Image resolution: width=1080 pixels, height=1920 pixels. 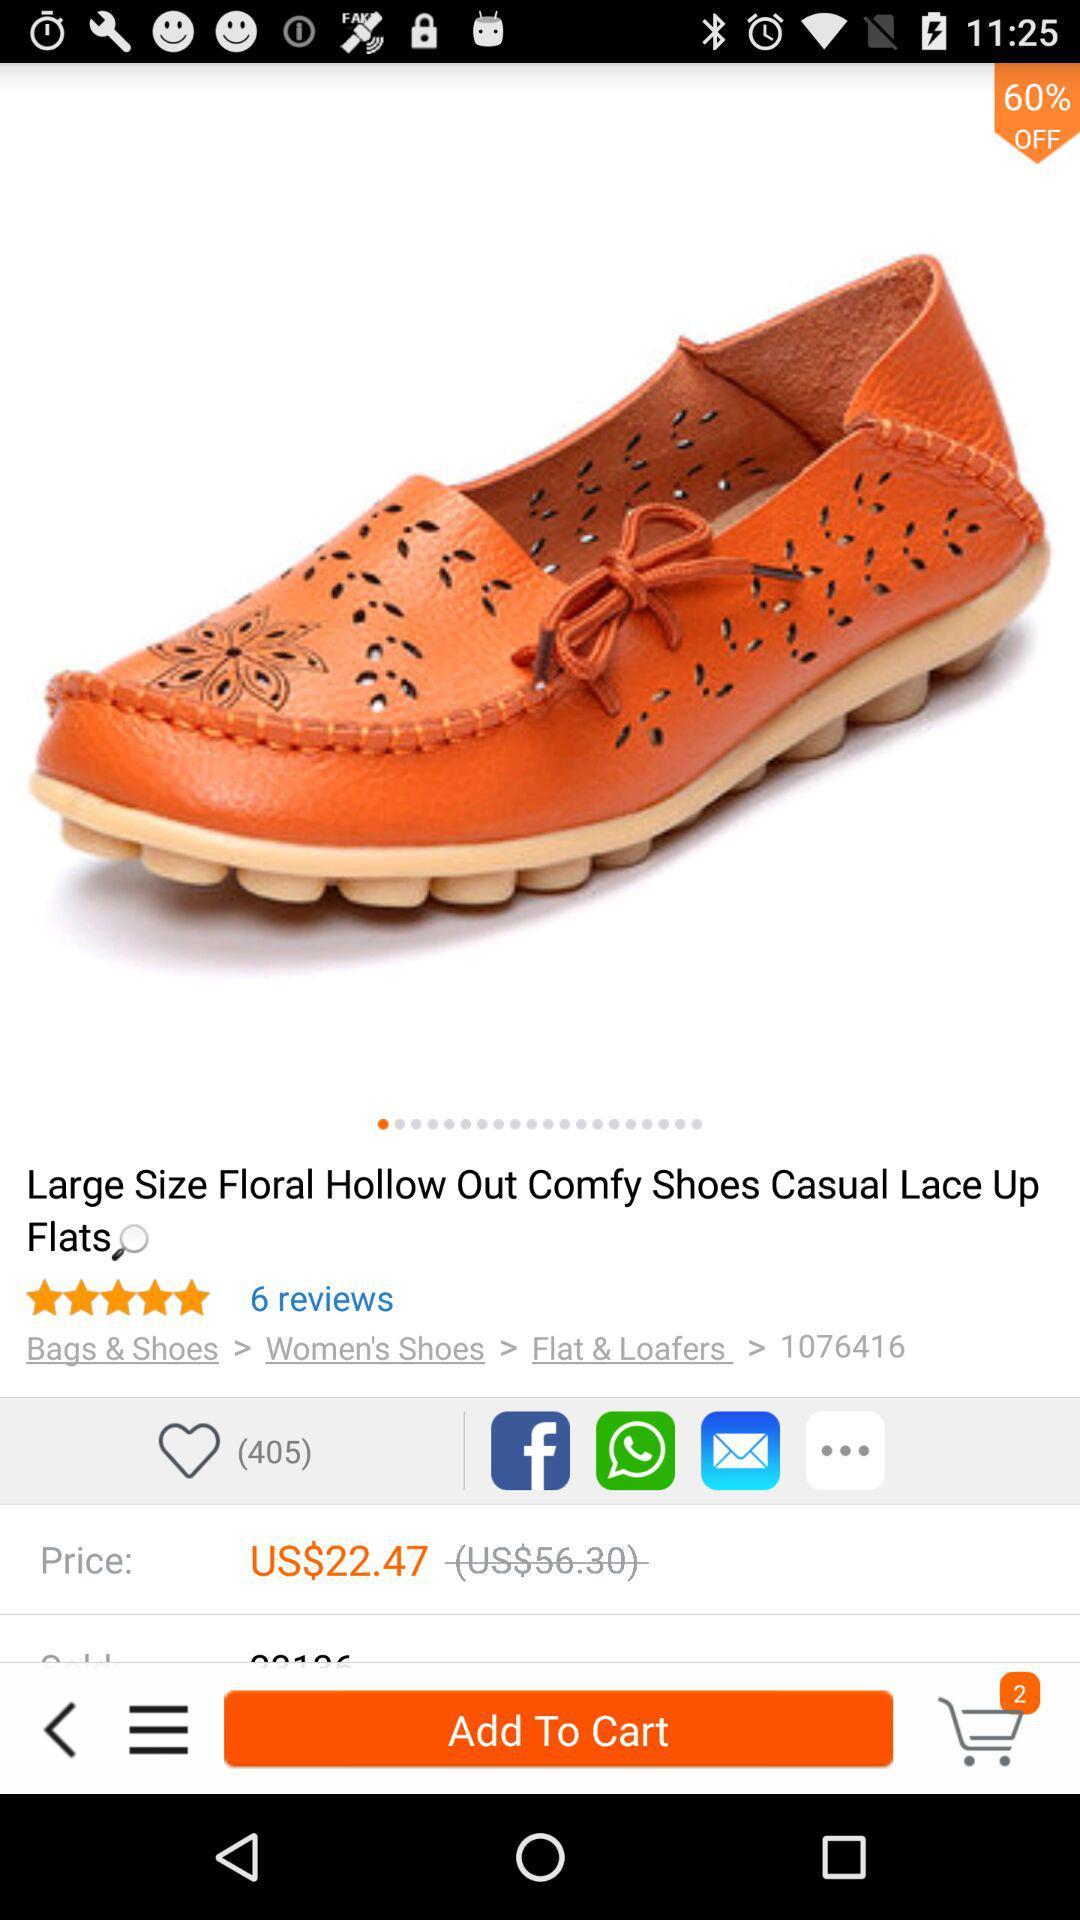 What do you see at coordinates (431, 1124) in the screenshot?
I see `fourth sample image` at bounding box center [431, 1124].